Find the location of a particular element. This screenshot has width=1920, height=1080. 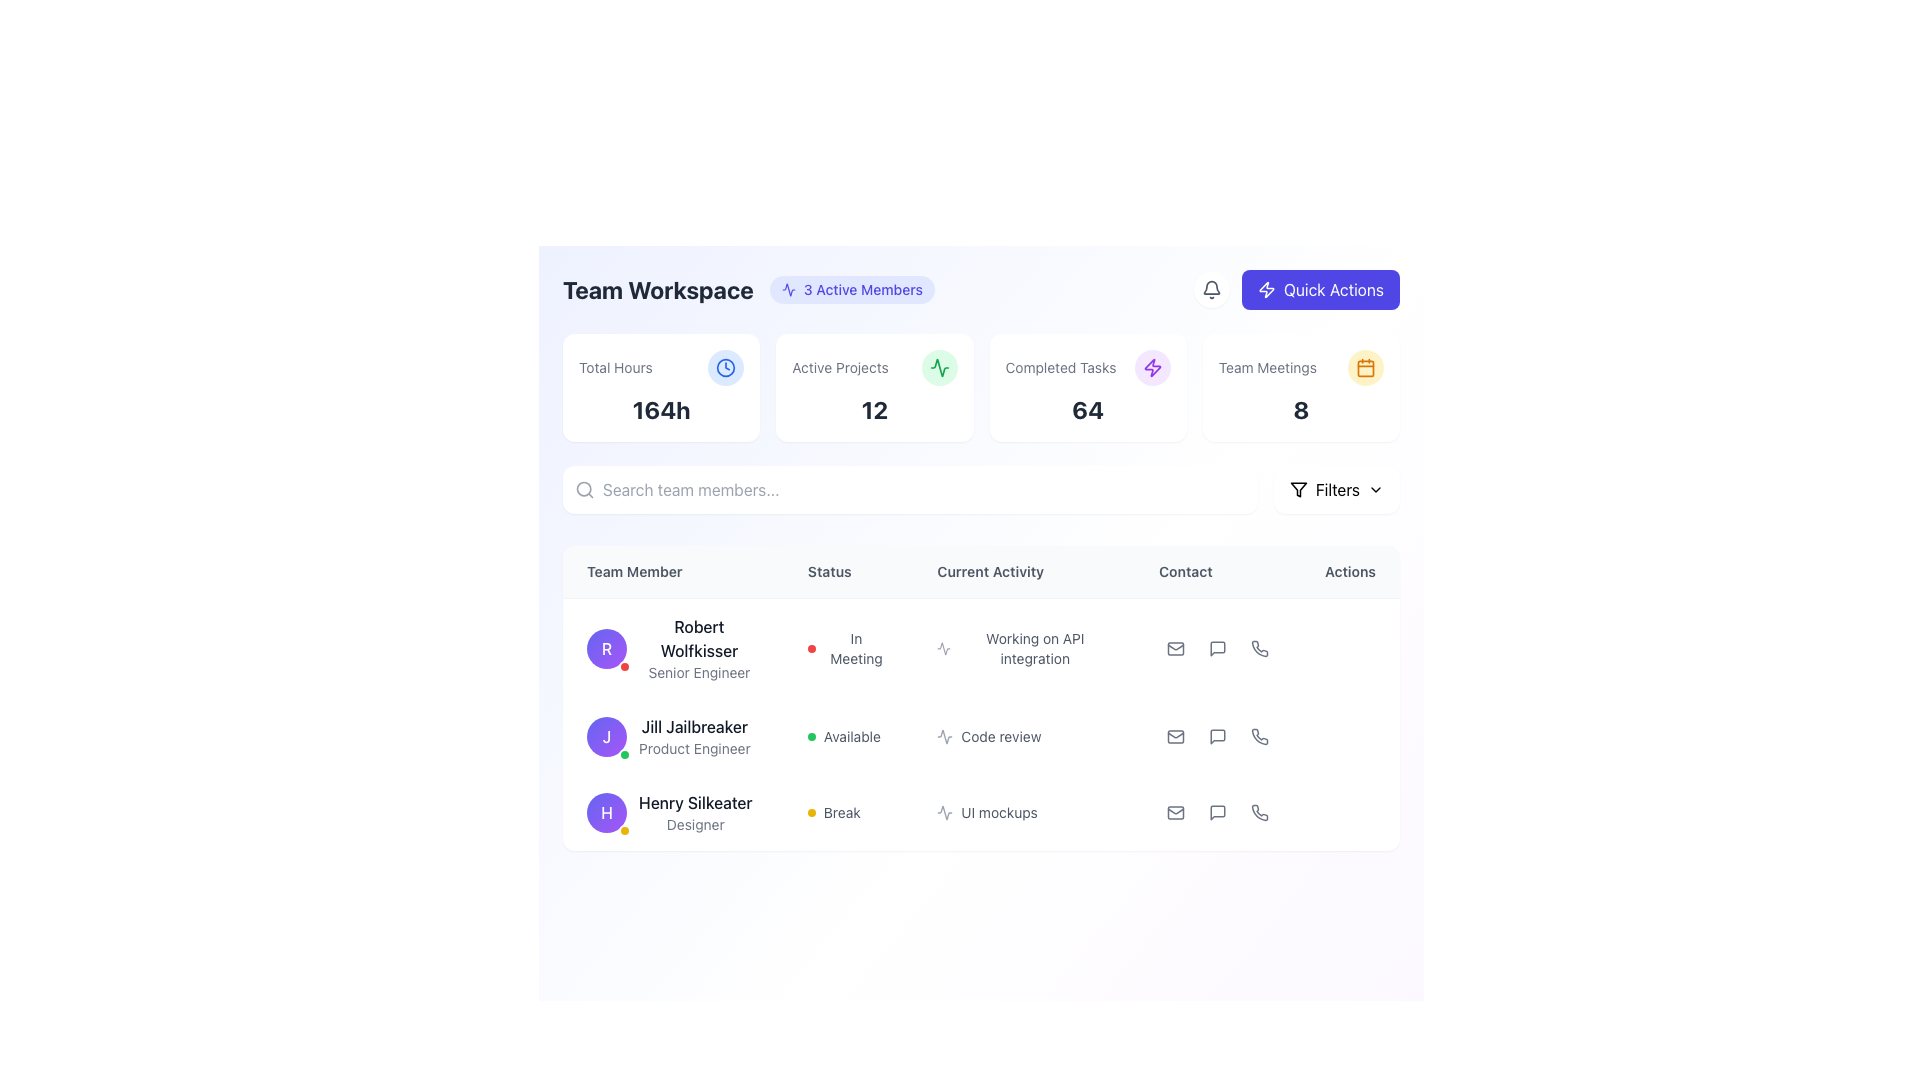

the ellipsis menu button located in the 'Actions' column of the table row for the team member 'Jill Jailbreaker' is located at coordinates (1350, 736).